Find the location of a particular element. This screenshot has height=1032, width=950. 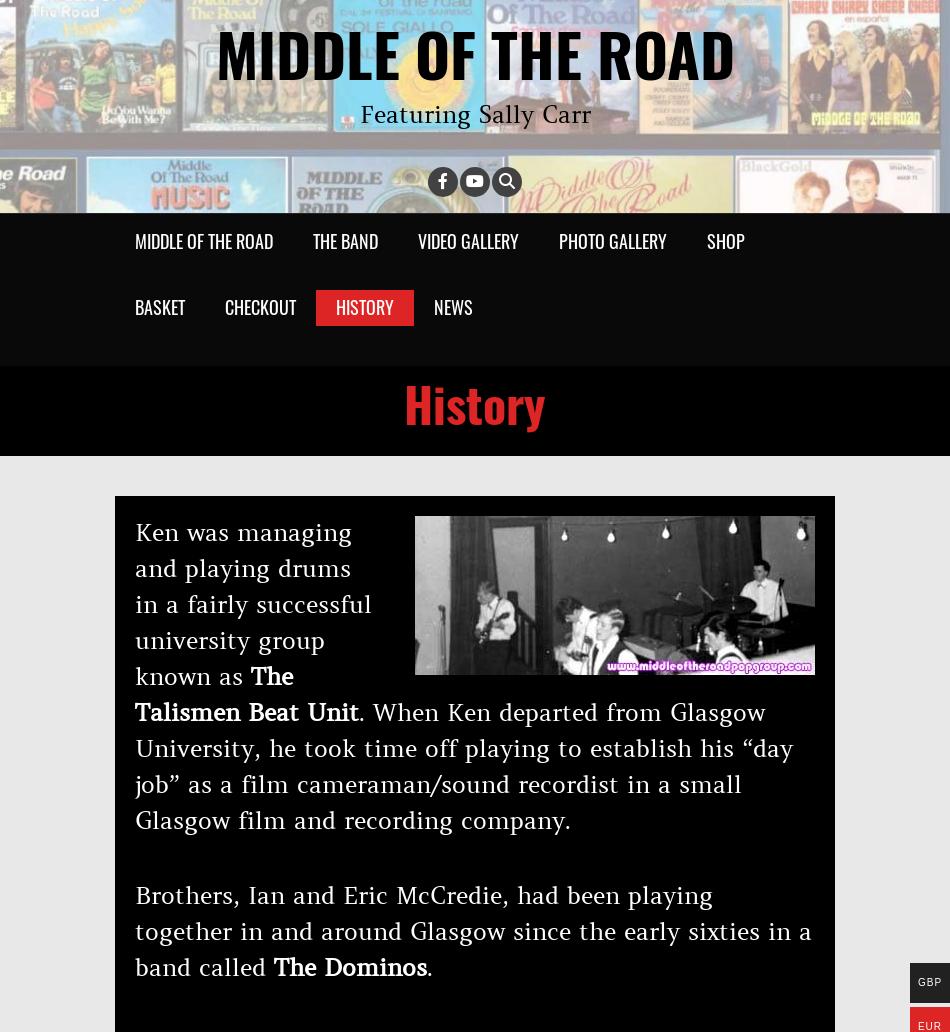

'News' is located at coordinates (452, 307).